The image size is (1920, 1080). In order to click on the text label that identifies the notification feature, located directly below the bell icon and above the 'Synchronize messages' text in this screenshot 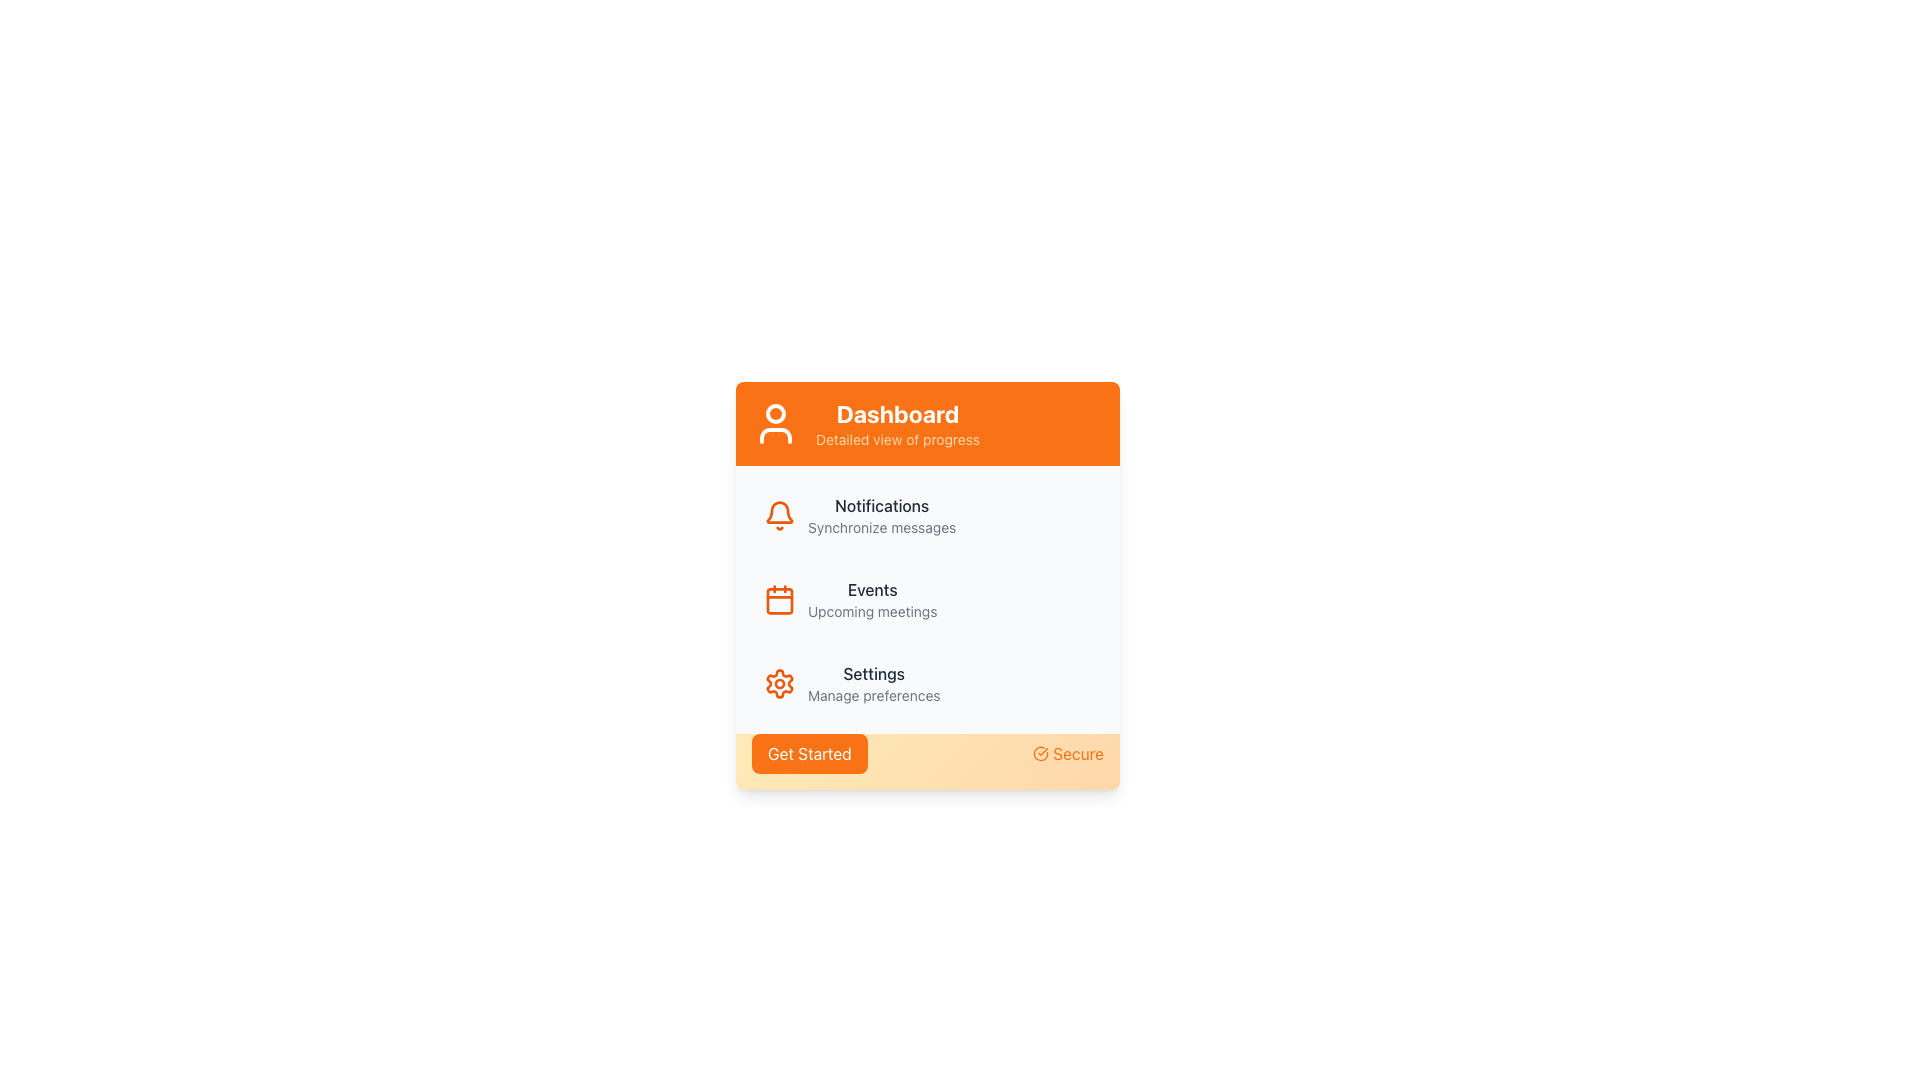, I will do `click(881, 504)`.